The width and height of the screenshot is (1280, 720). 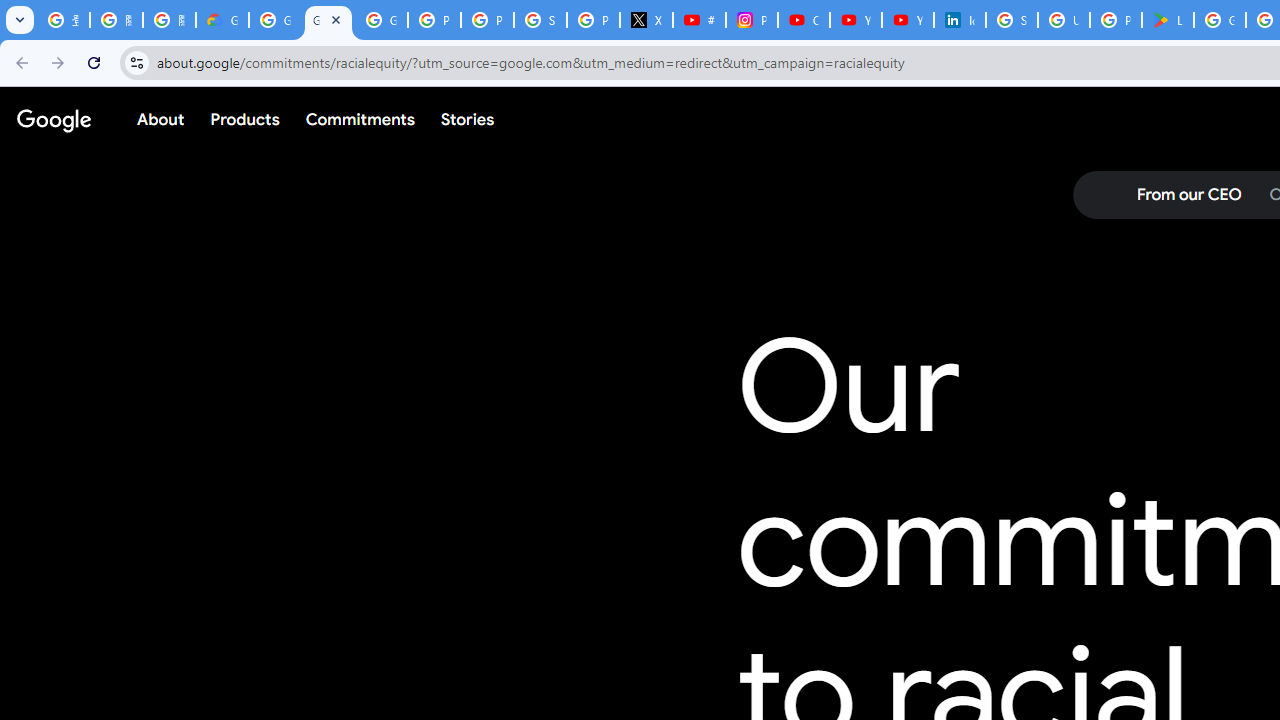 What do you see at coordinates (1168, 20) in the screenshot?
I see `'Last Shelter: Survival - Apps on Google Play'` at bounding box center [1168, 20].